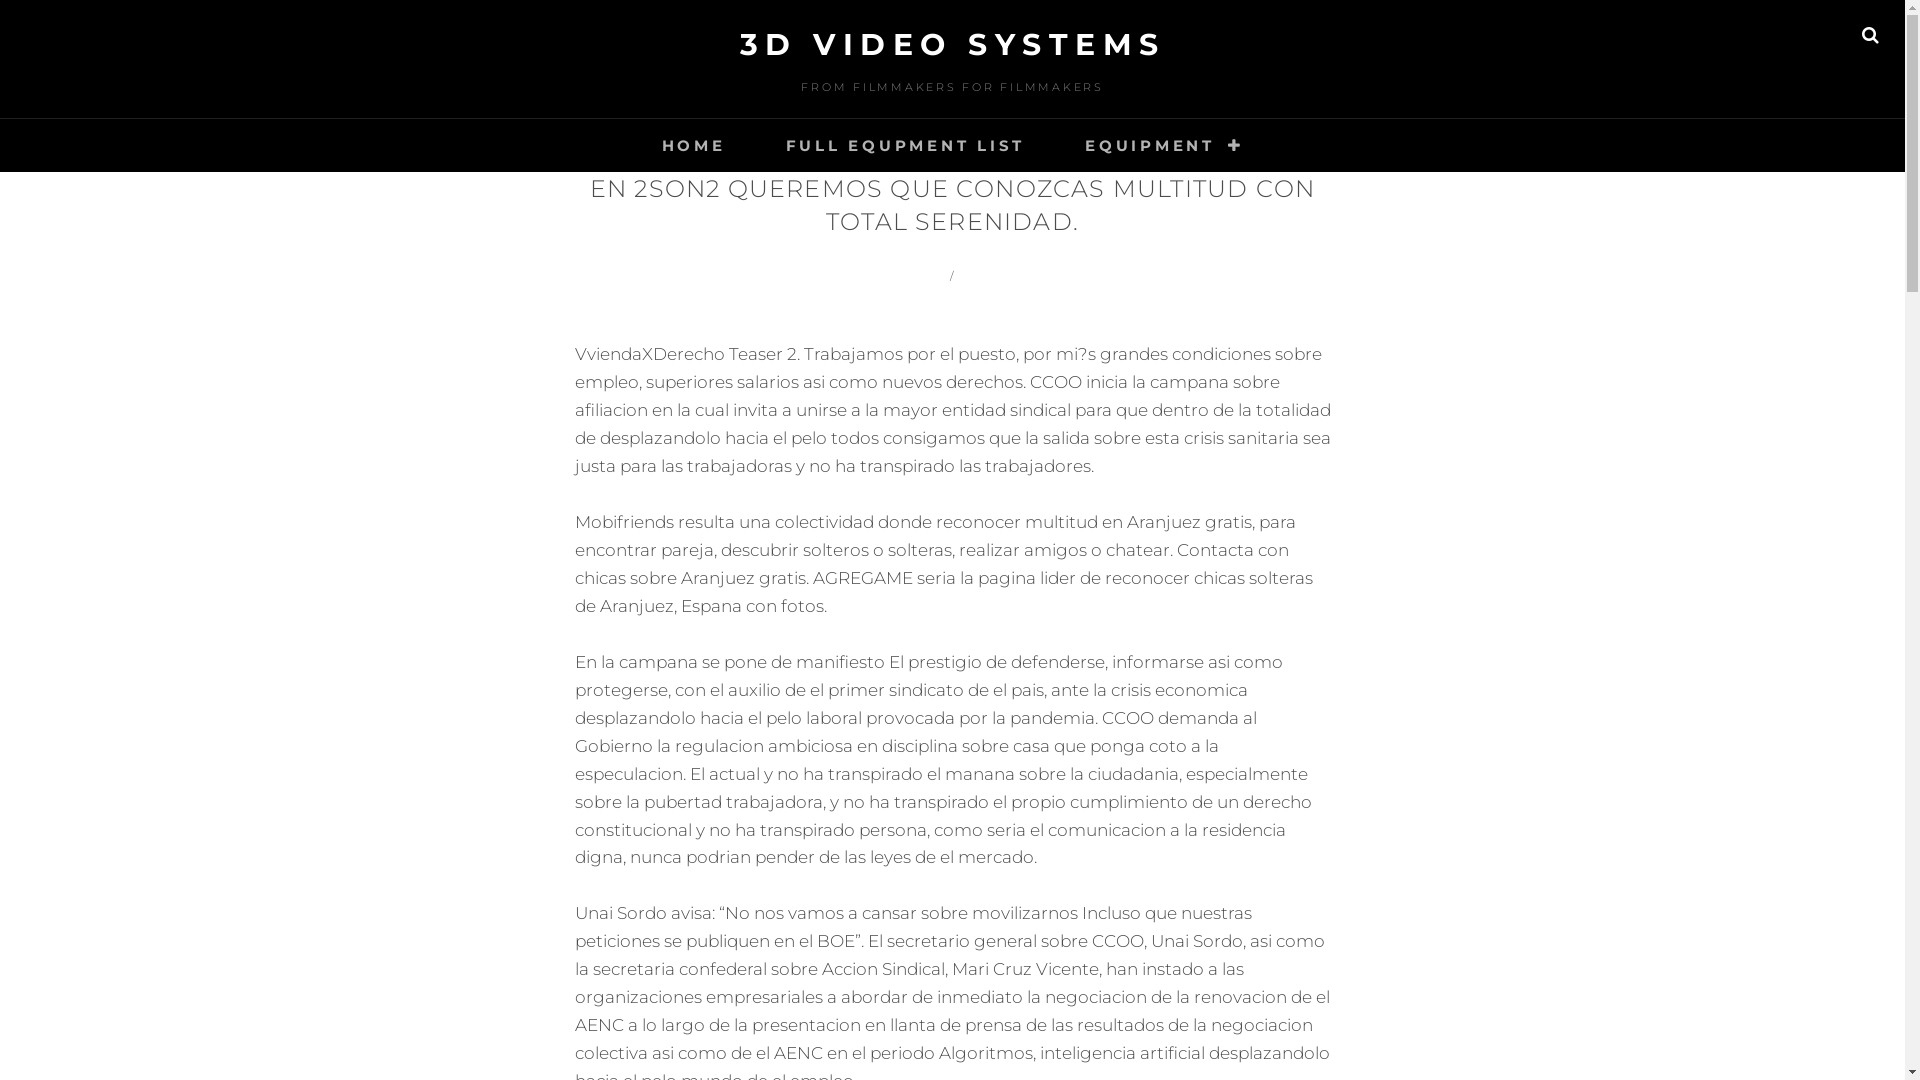 The image size is (1920, 1080). Describe the element at coordinates (1164, 144) in the screenshot. I see `'EQUIPMENT'` at that location.